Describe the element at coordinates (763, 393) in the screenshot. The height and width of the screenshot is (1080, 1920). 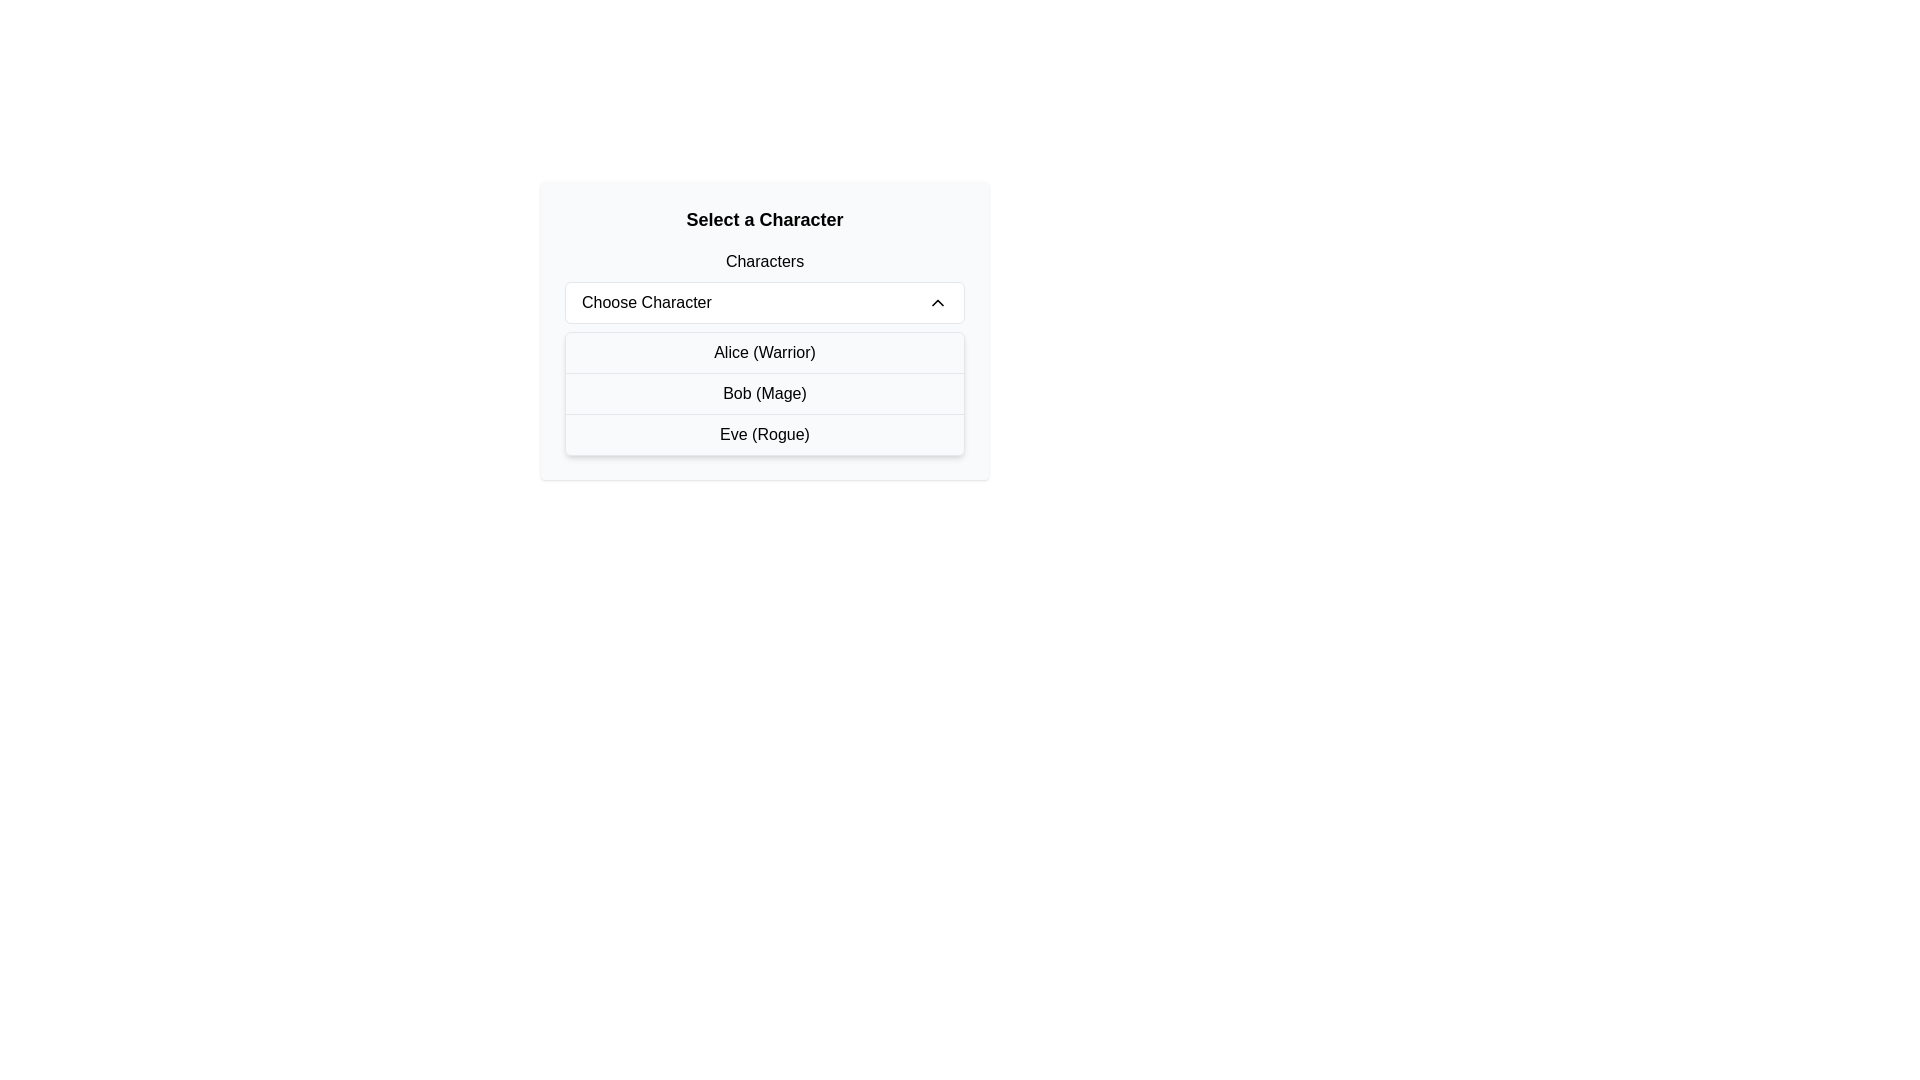
I see `a list item in the List box with selectable items located below the 'Choose Character' button in the 'Select a Character' pop-up panel` at that location.